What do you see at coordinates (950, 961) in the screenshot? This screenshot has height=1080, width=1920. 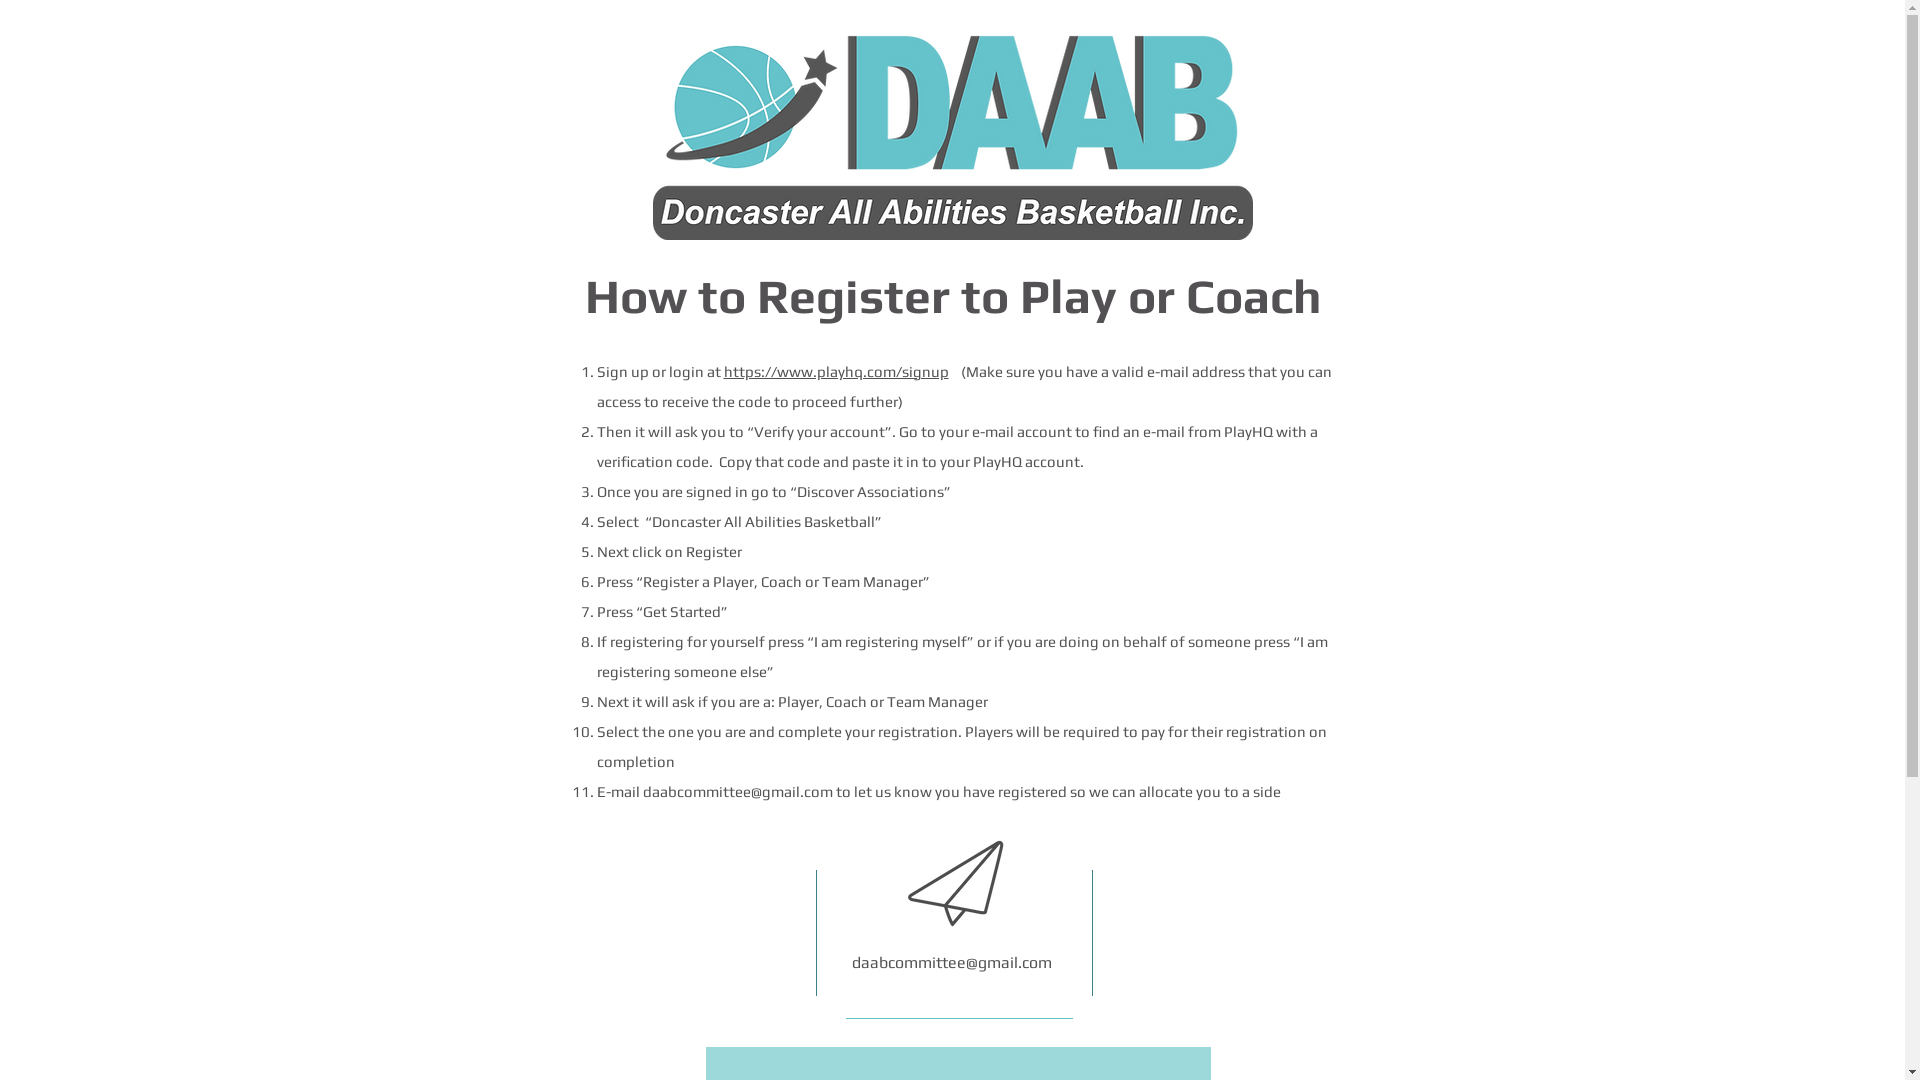 I see `'daabcommittee@gmail.com'` at bounding box center [950, 961].